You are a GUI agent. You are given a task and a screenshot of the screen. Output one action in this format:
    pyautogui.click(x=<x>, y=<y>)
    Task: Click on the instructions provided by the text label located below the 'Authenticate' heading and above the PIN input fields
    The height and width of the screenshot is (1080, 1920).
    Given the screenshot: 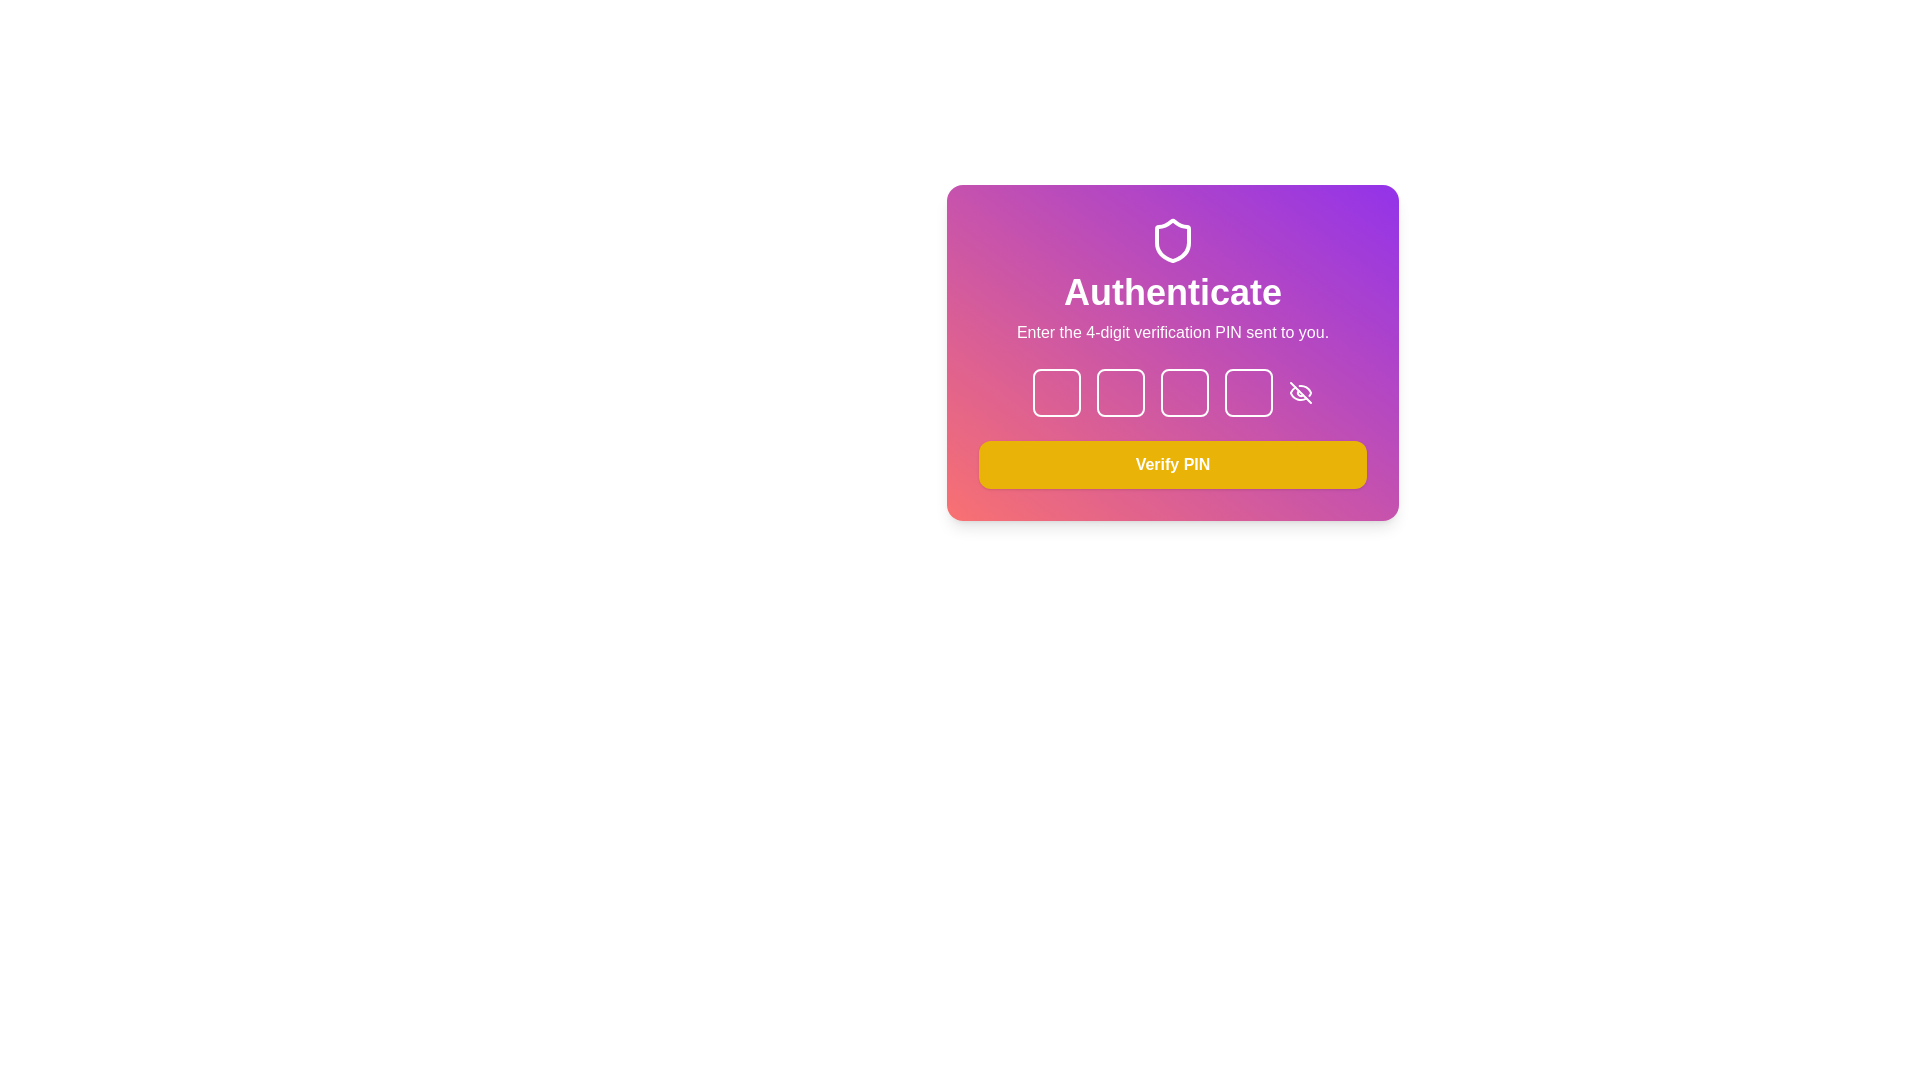 What is the action you would take?
    pyautogui.click(x=1172, y=331)
    